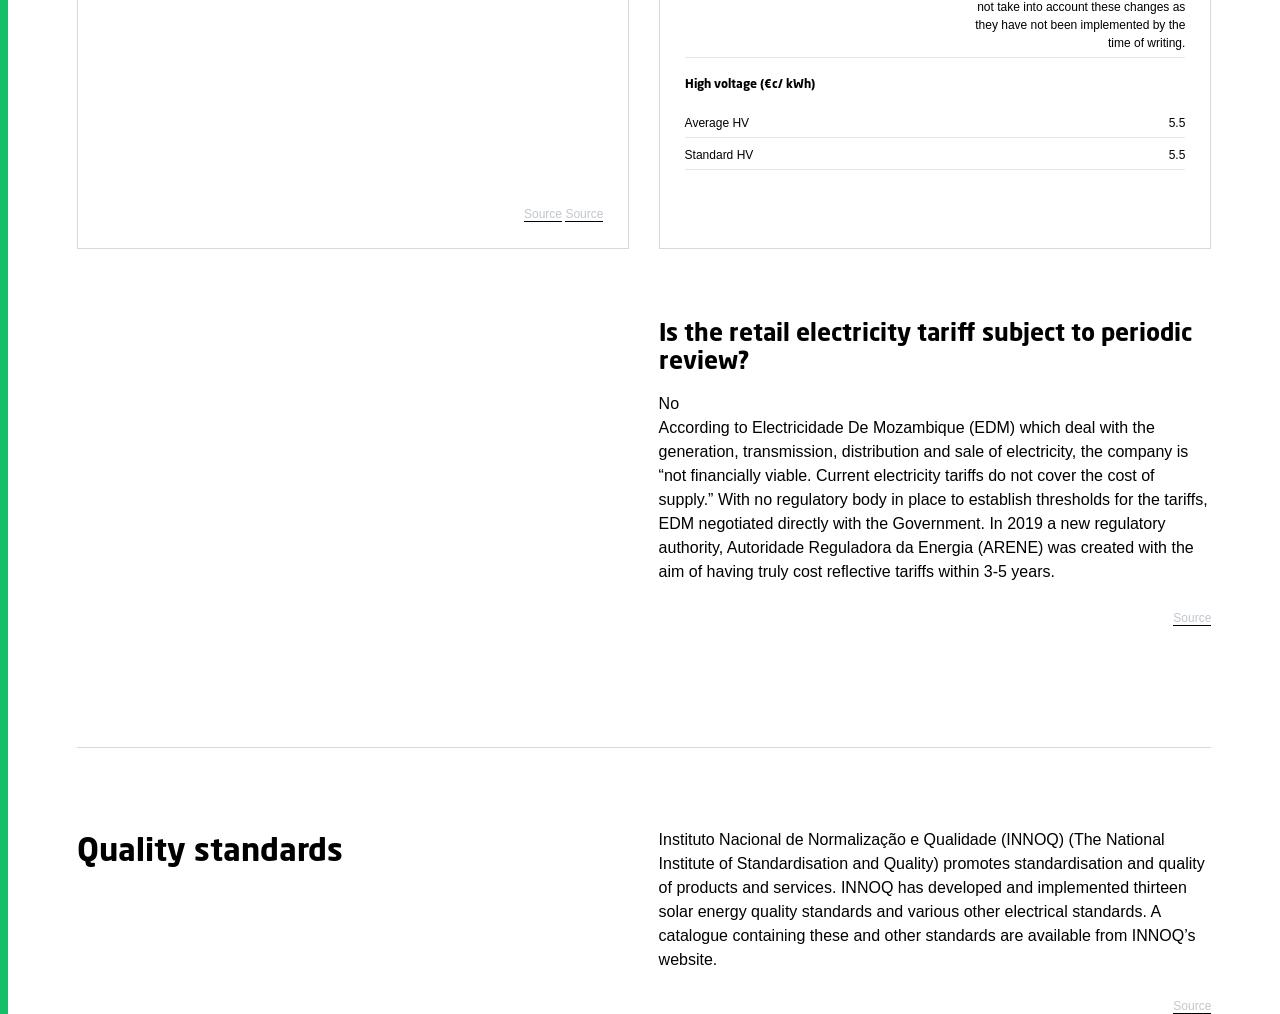 The image size is (1280, 1014). Describe the element at coordinates (76, 851) in the screenshot. I see `'Quality standards'` at that location.